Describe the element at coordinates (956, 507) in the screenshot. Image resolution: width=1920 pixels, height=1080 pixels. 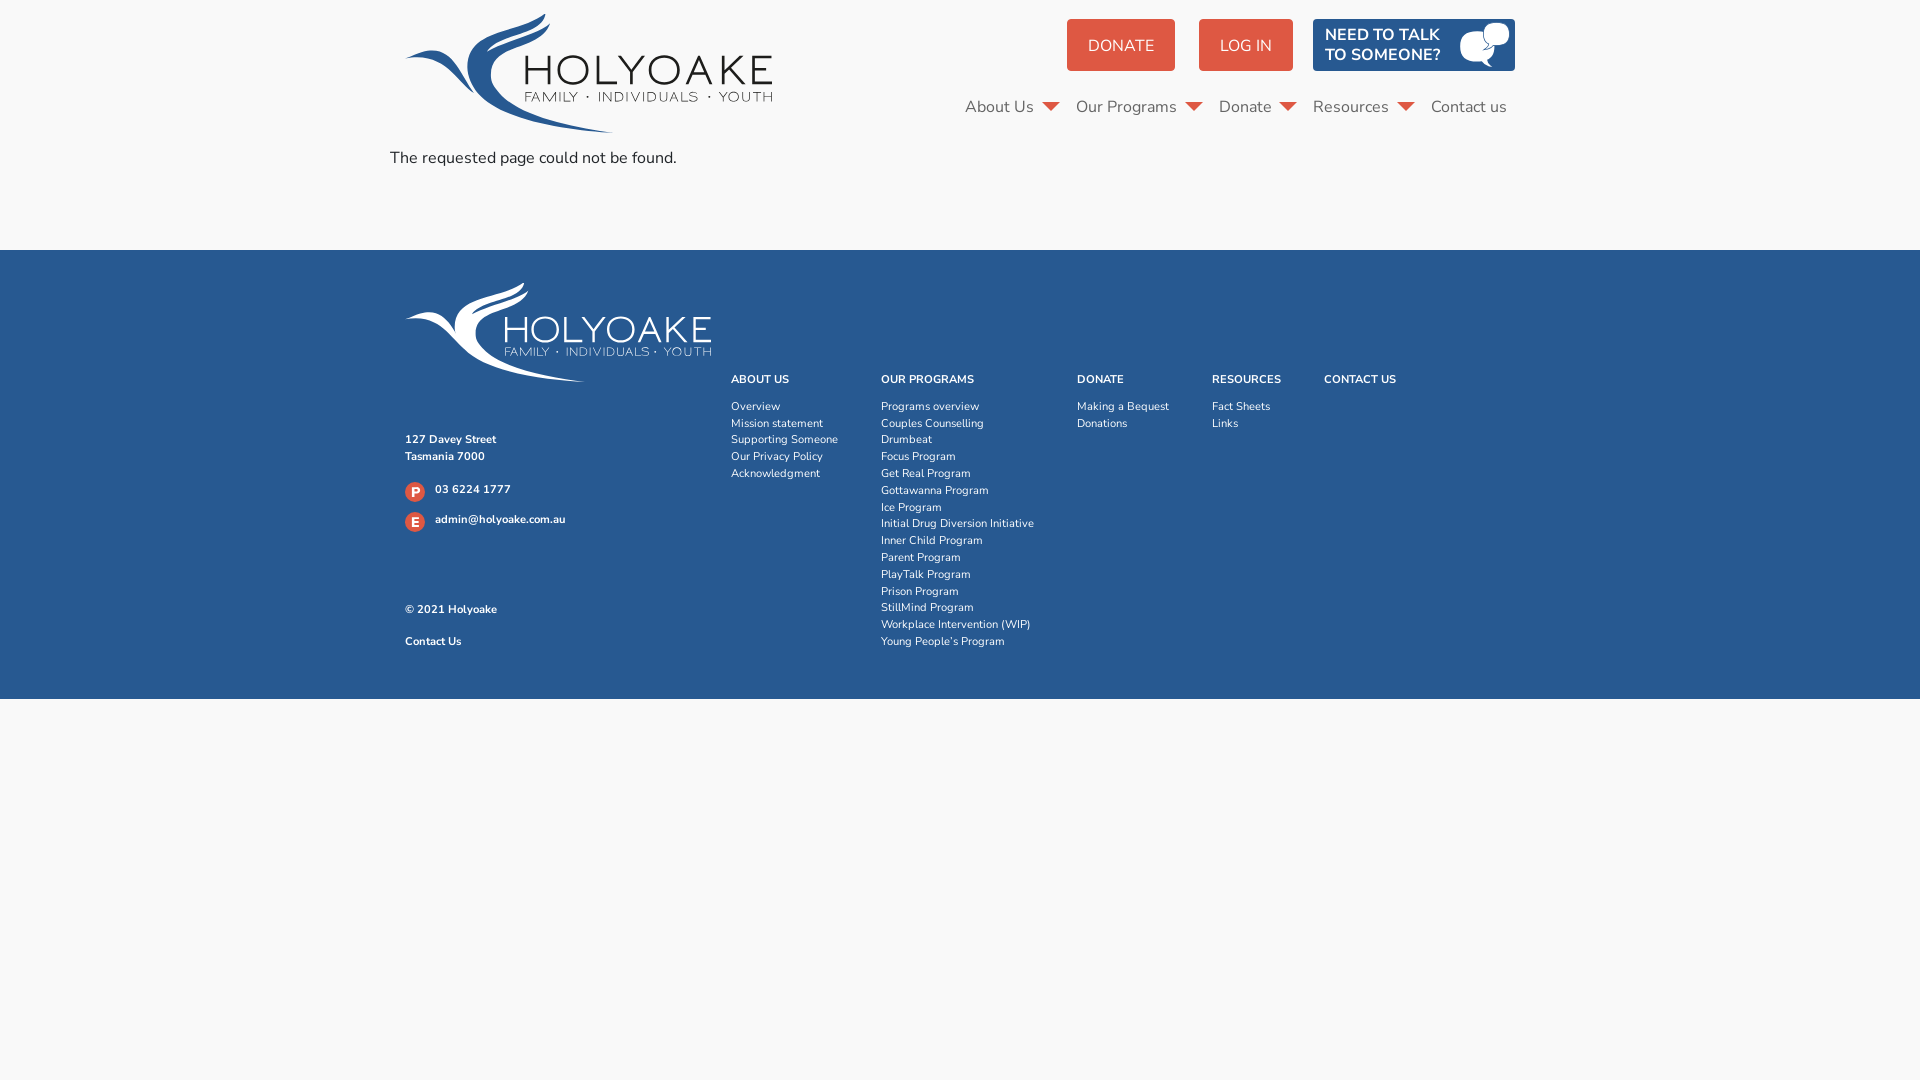
I see `'Ice Program'` at that location.